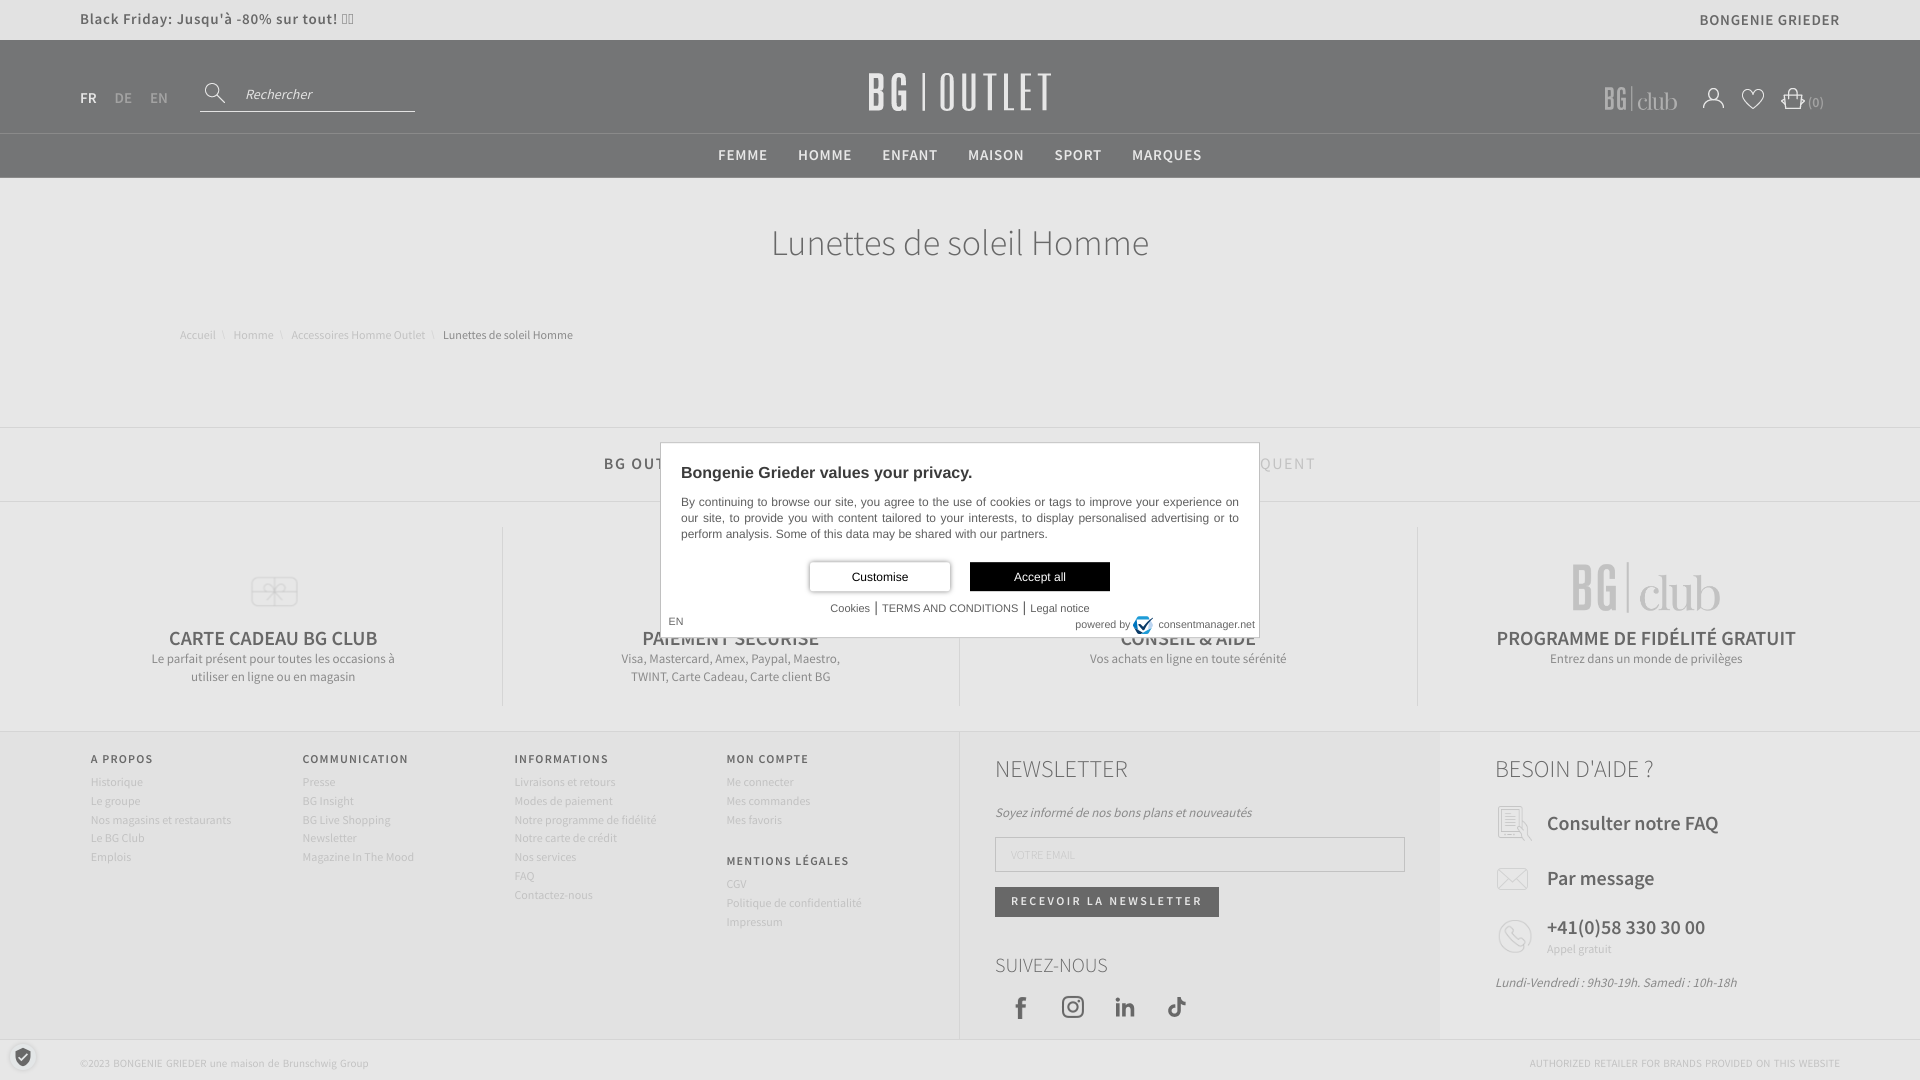 This screenshot has height=1080, width=1920. What do you see at coordinates (117, 838) in the screenshot?
I see `'Le BG Club'` at bounding box center [117, 838].